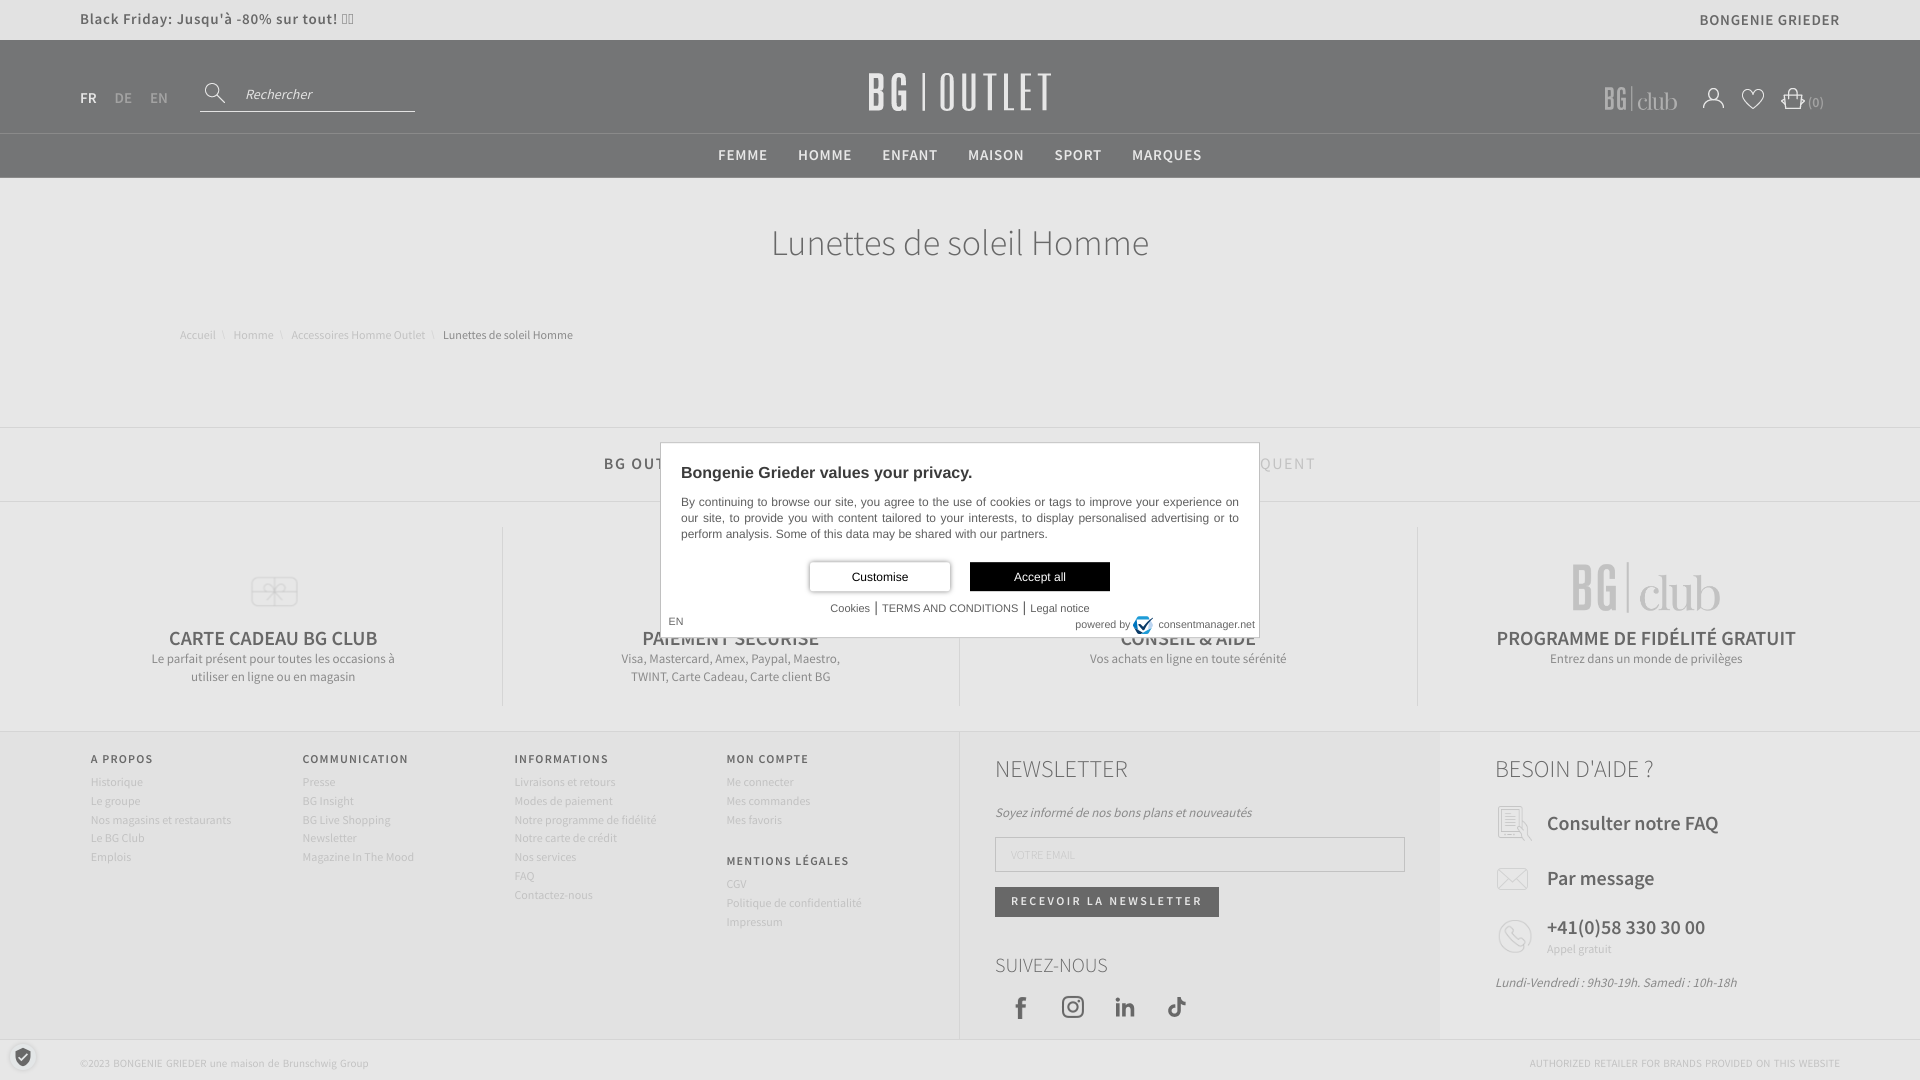 This screenshot has height=1080, width=1920. What do you see at coordinates (117, 838) in the screenshot?
I see `'Le BG Club'` at bounding box center [117, 838].